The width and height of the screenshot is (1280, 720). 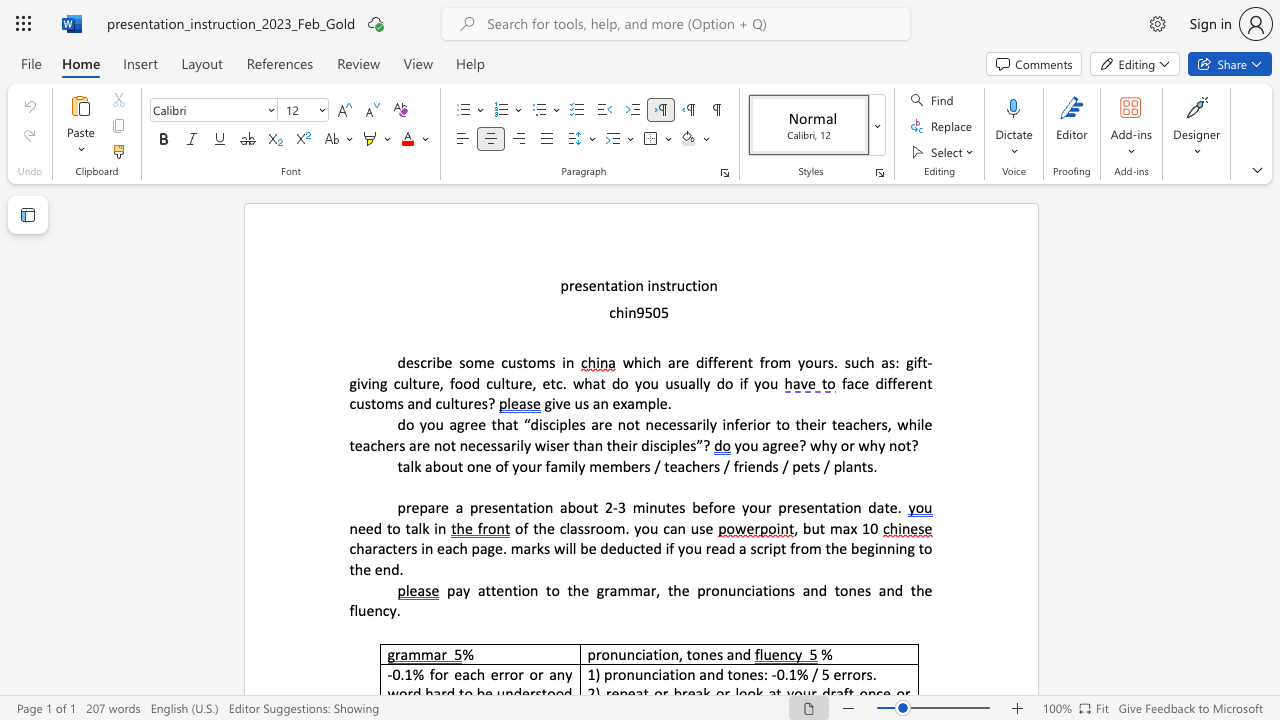 What do you see at coordinates (665, 383) in the screenshot?
I see `the subset text "usually do if you" within the text "giving culture, food culture, etc. what do you usually do if you"` at bounding box center [665, 383].